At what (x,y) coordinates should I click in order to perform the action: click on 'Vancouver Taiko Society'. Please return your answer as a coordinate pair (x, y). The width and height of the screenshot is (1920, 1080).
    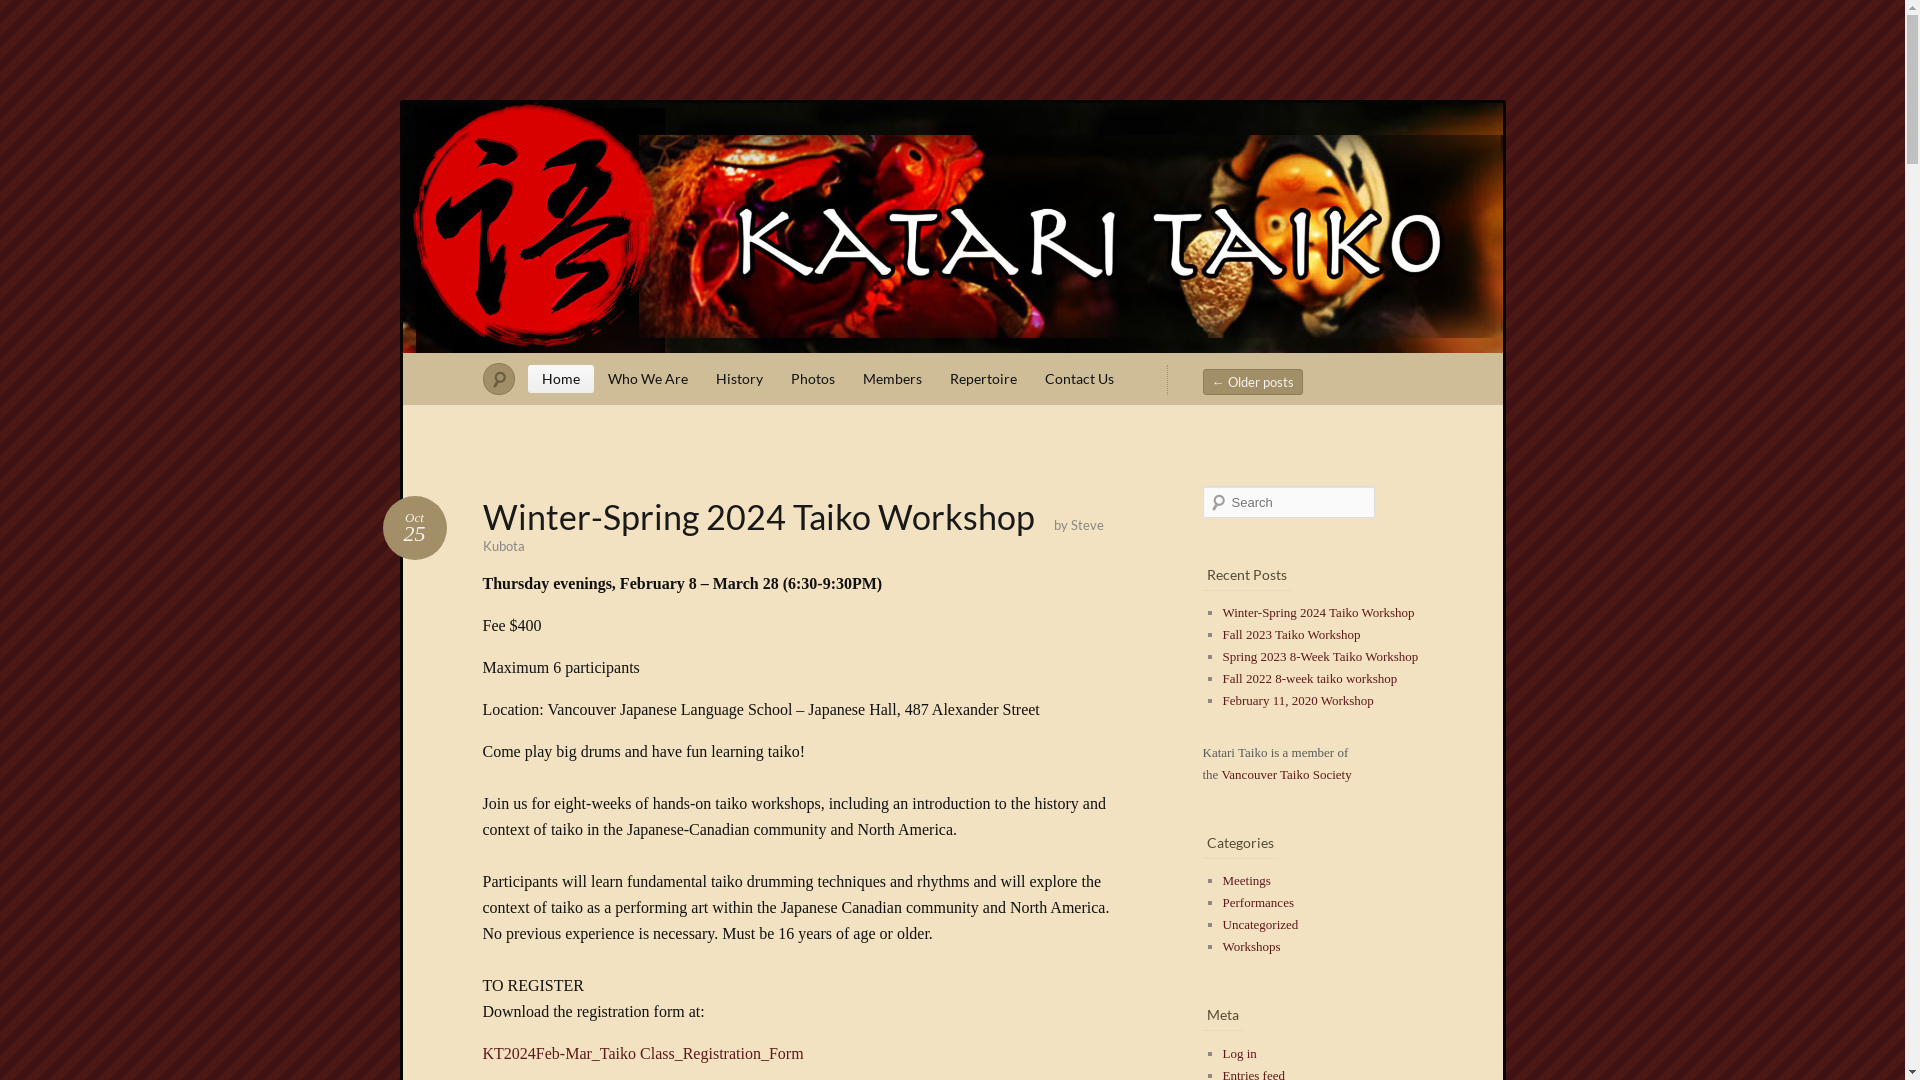
    Looking at the image, I should click on (1286, 773).